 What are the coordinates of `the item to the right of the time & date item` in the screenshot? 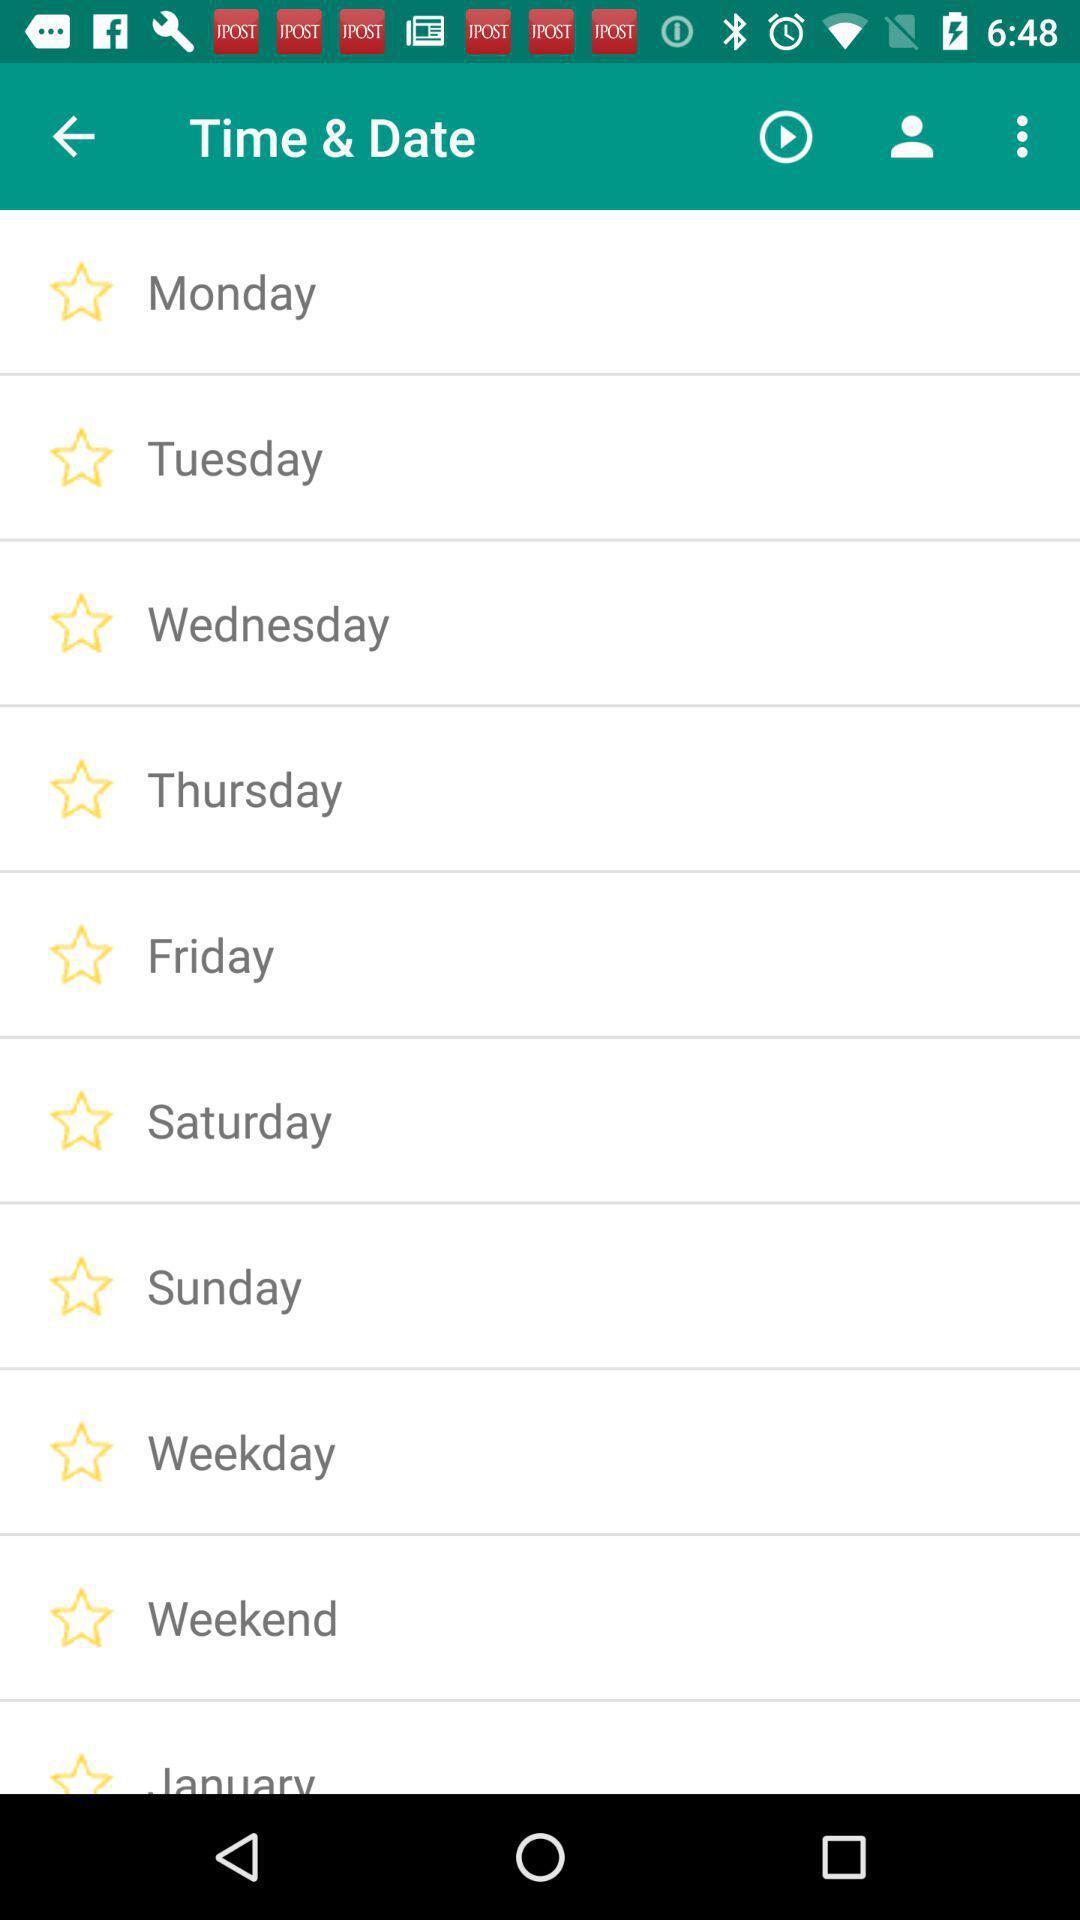 It's located at (785, 135).